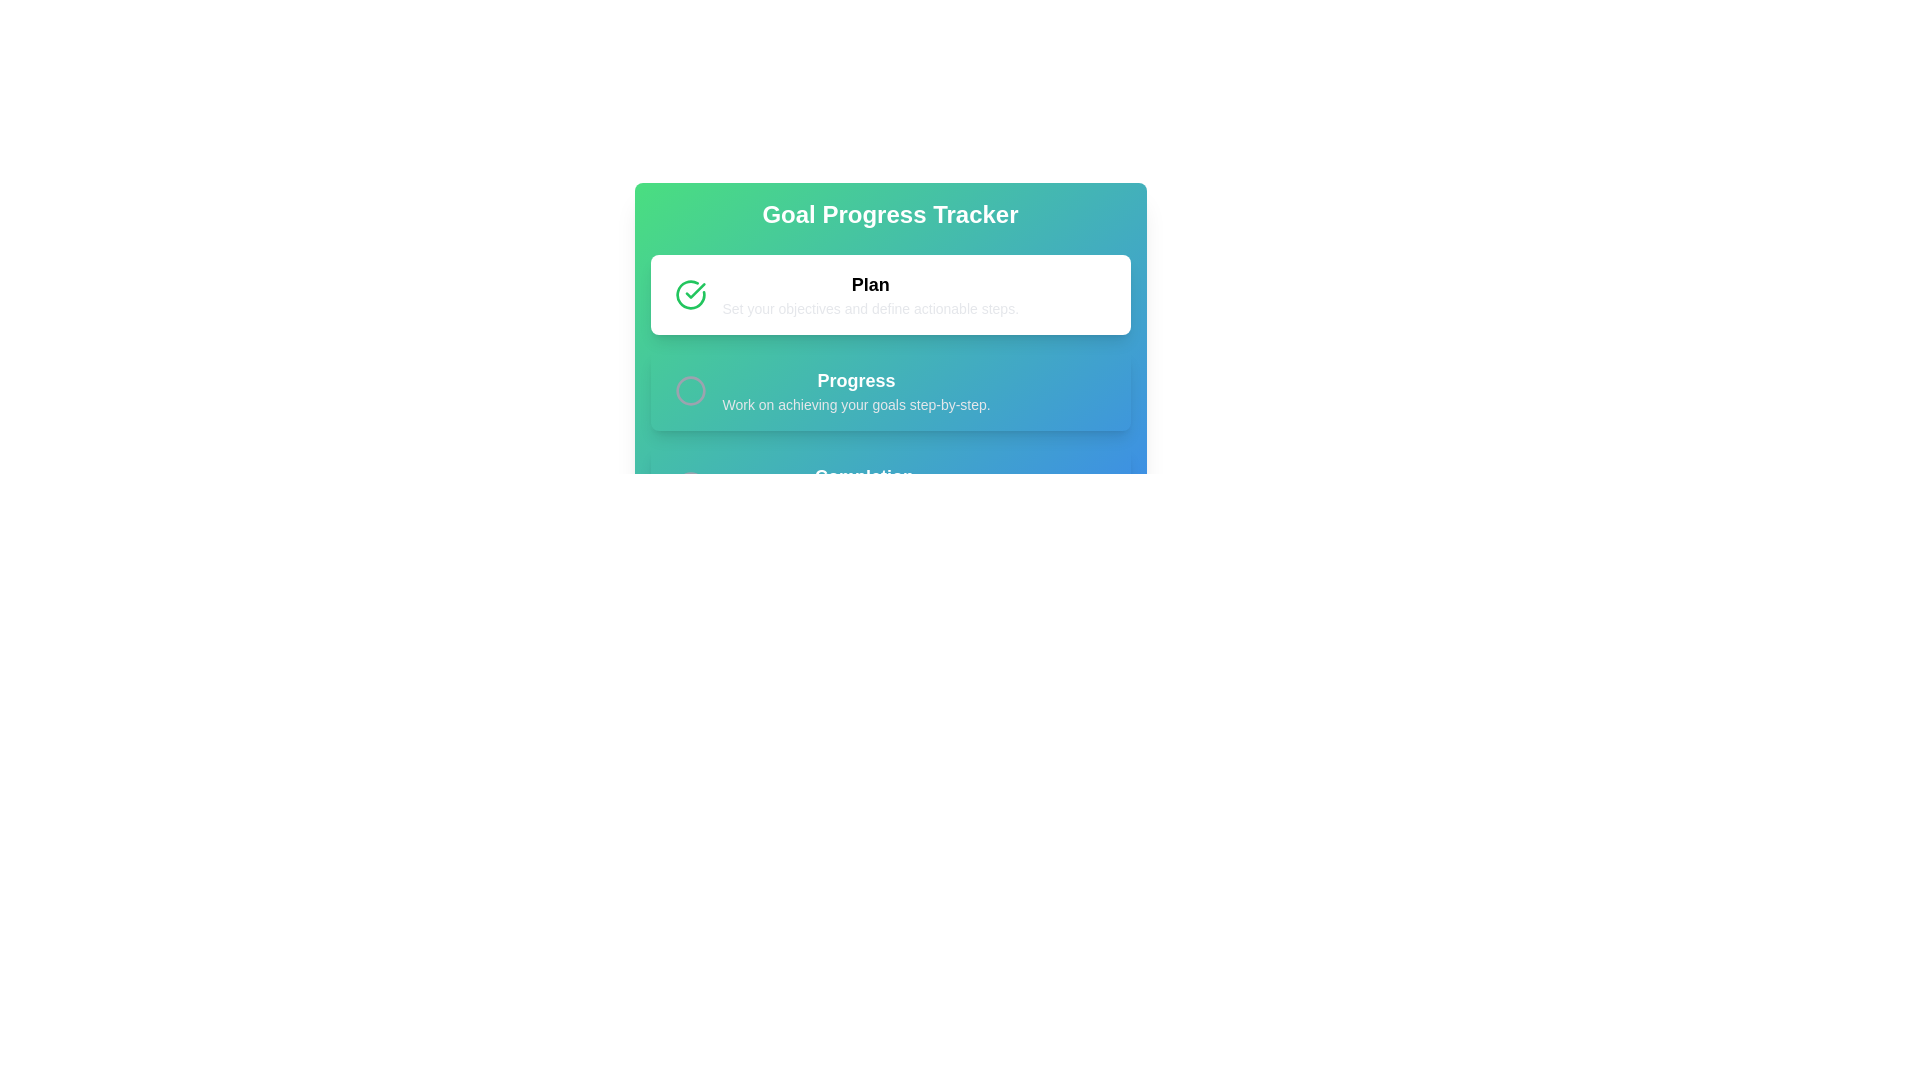 The image size is (1920, 1080). I want to click on the Text Block labeled 'Plan', which provides descriptive information about planning objectives and steps, so click(870, 294).